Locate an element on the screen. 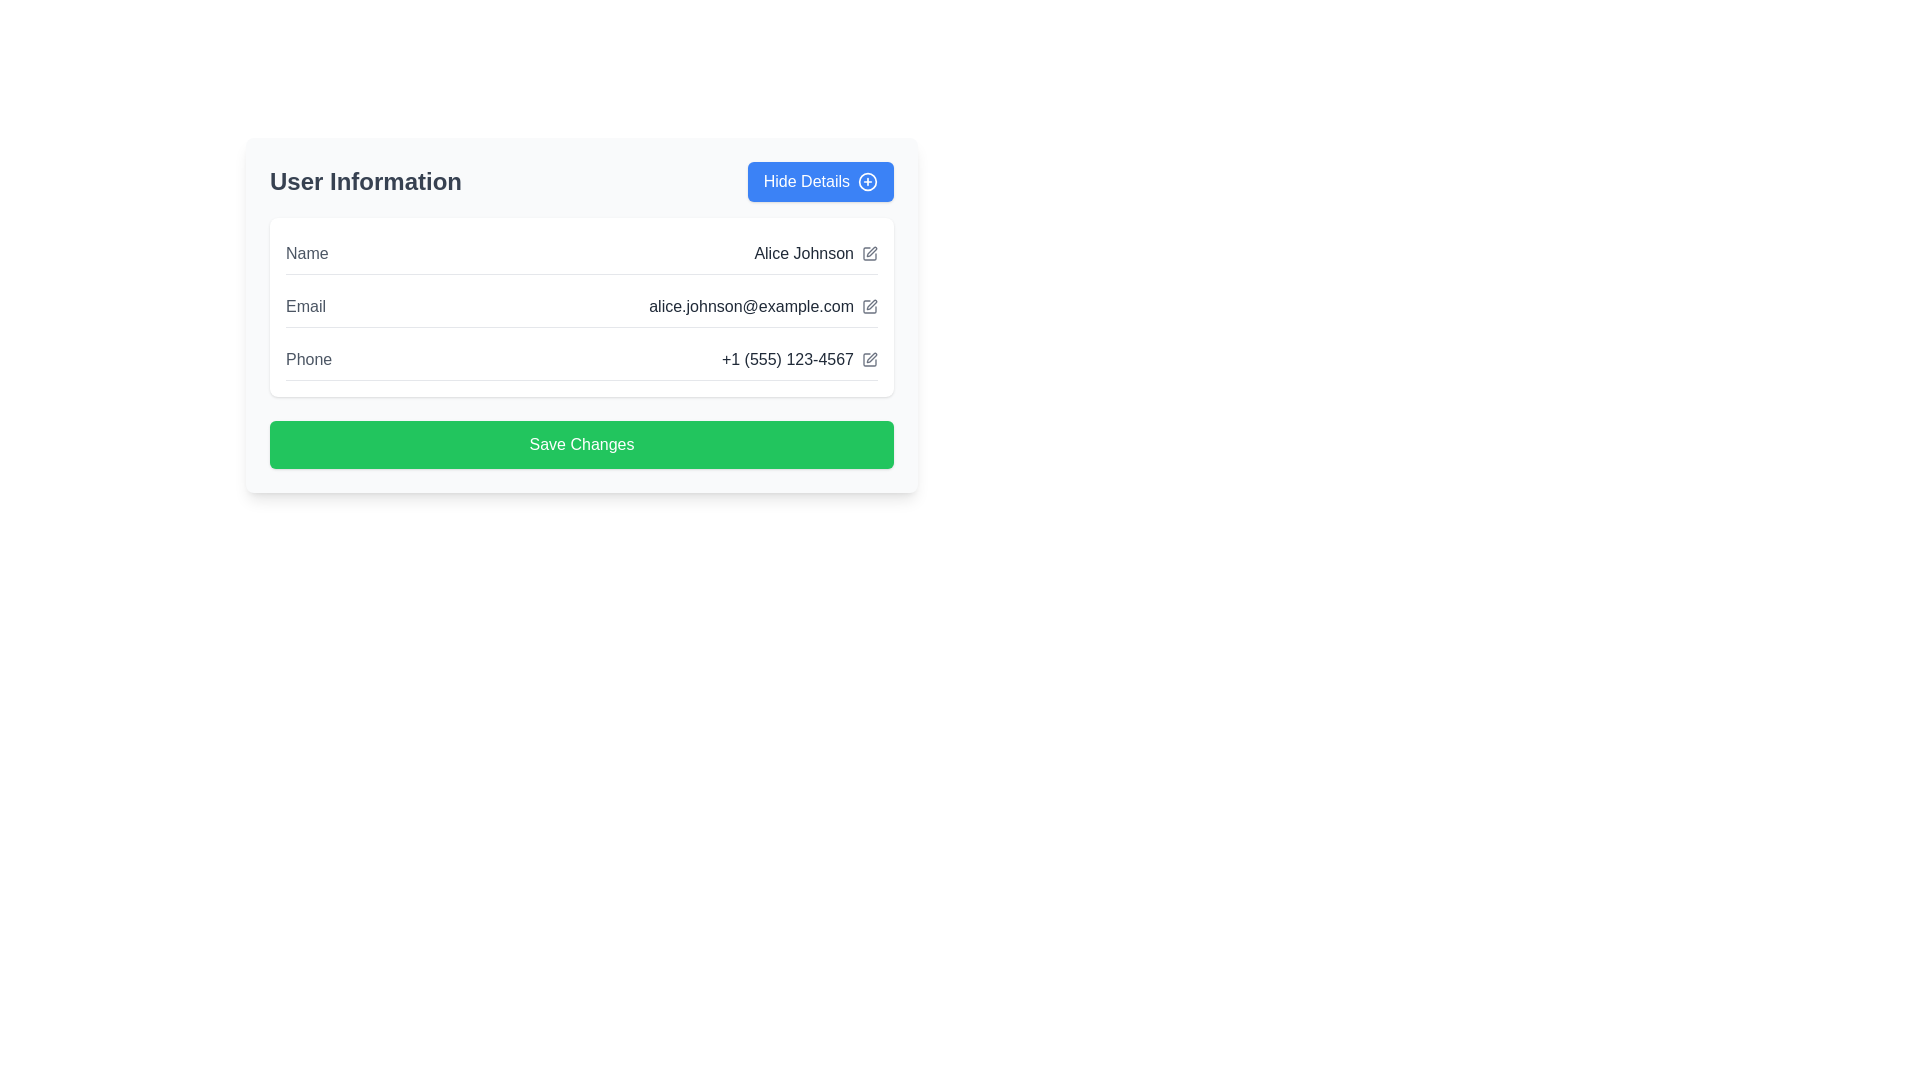 The image size is (1920, 1080). on the email address located in the central section of the 'Email' row, positioned is located at coordinates (762, 307).